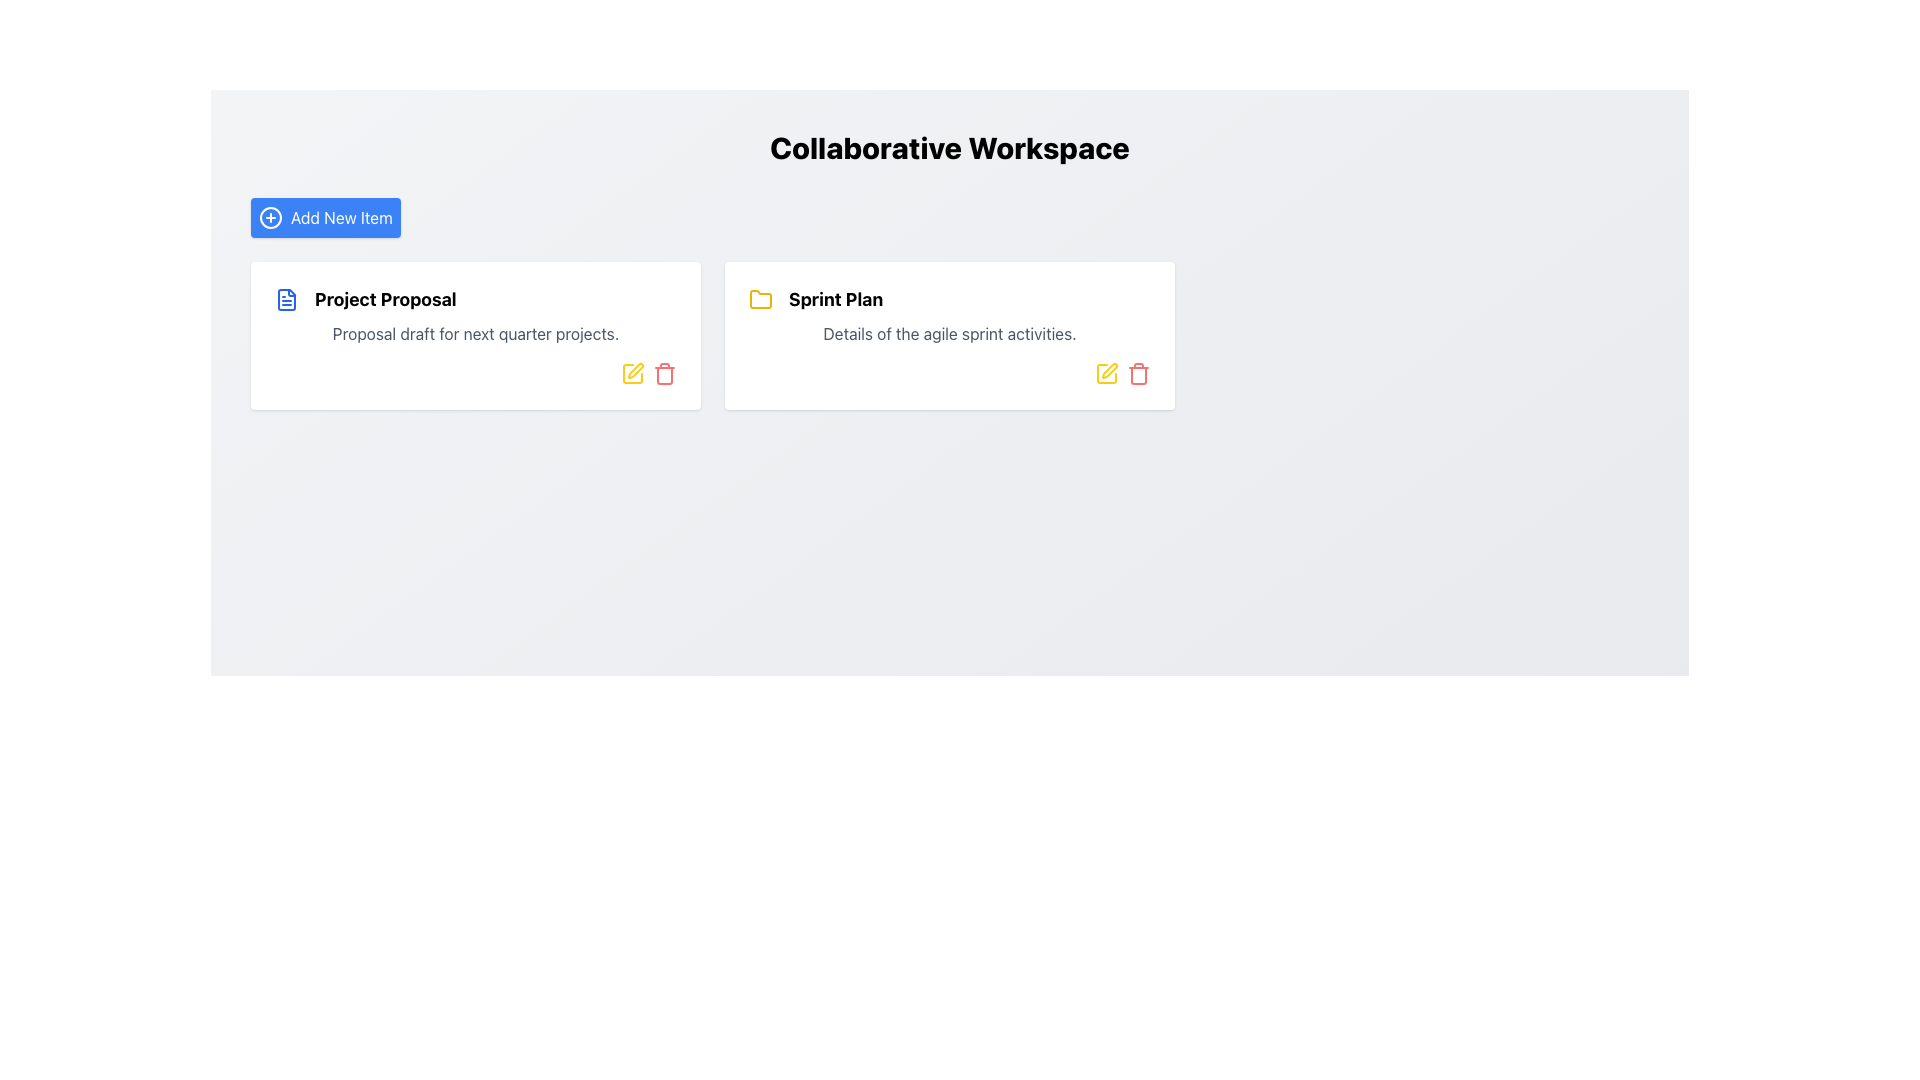 The image size is (1920, 1080). Describe the element at coordinates (1138, 374) in the screenshot. I see `the red-colored trash bin icon button, located` at that location.